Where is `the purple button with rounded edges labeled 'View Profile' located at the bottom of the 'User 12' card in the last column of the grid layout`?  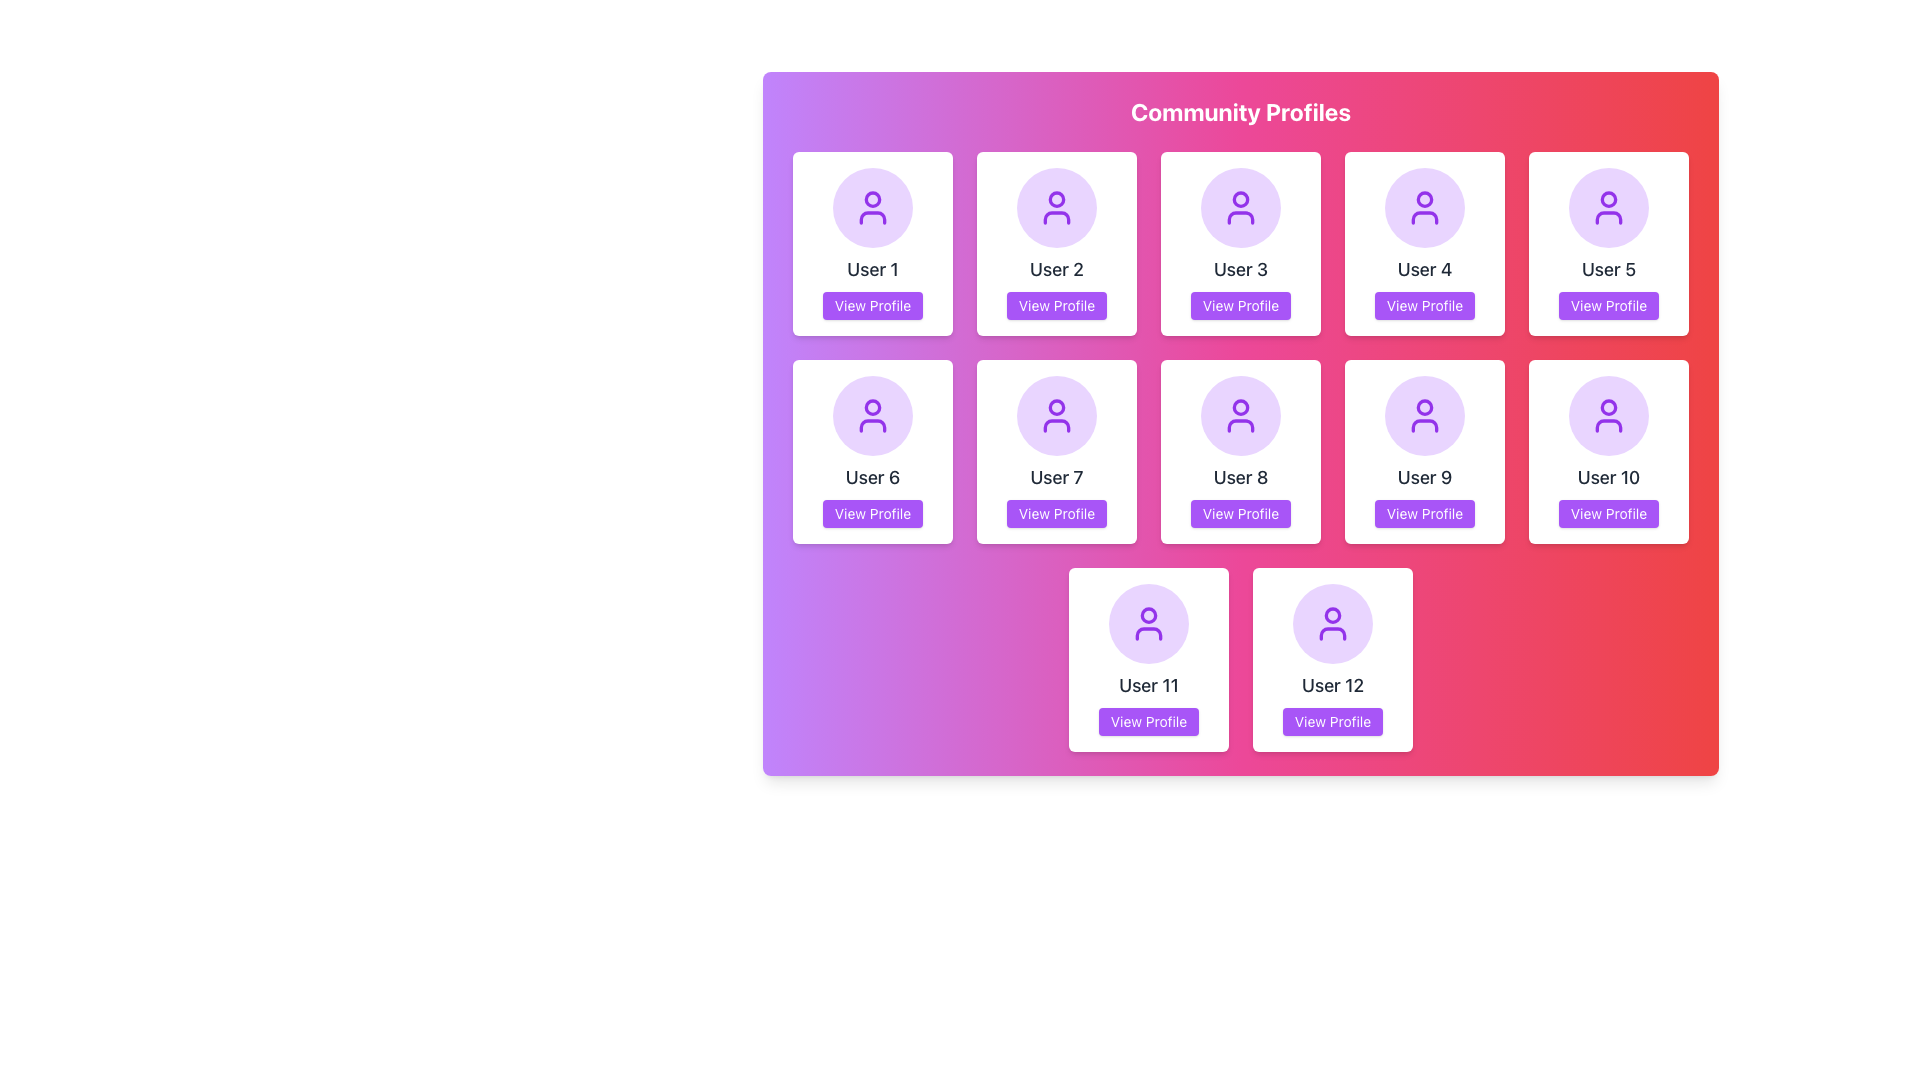 the purple button with rounded edges labeled 'View Profile' located at the bottom of the 'User 12' card in the last column of the grid layout is located at coordinates (1333, 721).